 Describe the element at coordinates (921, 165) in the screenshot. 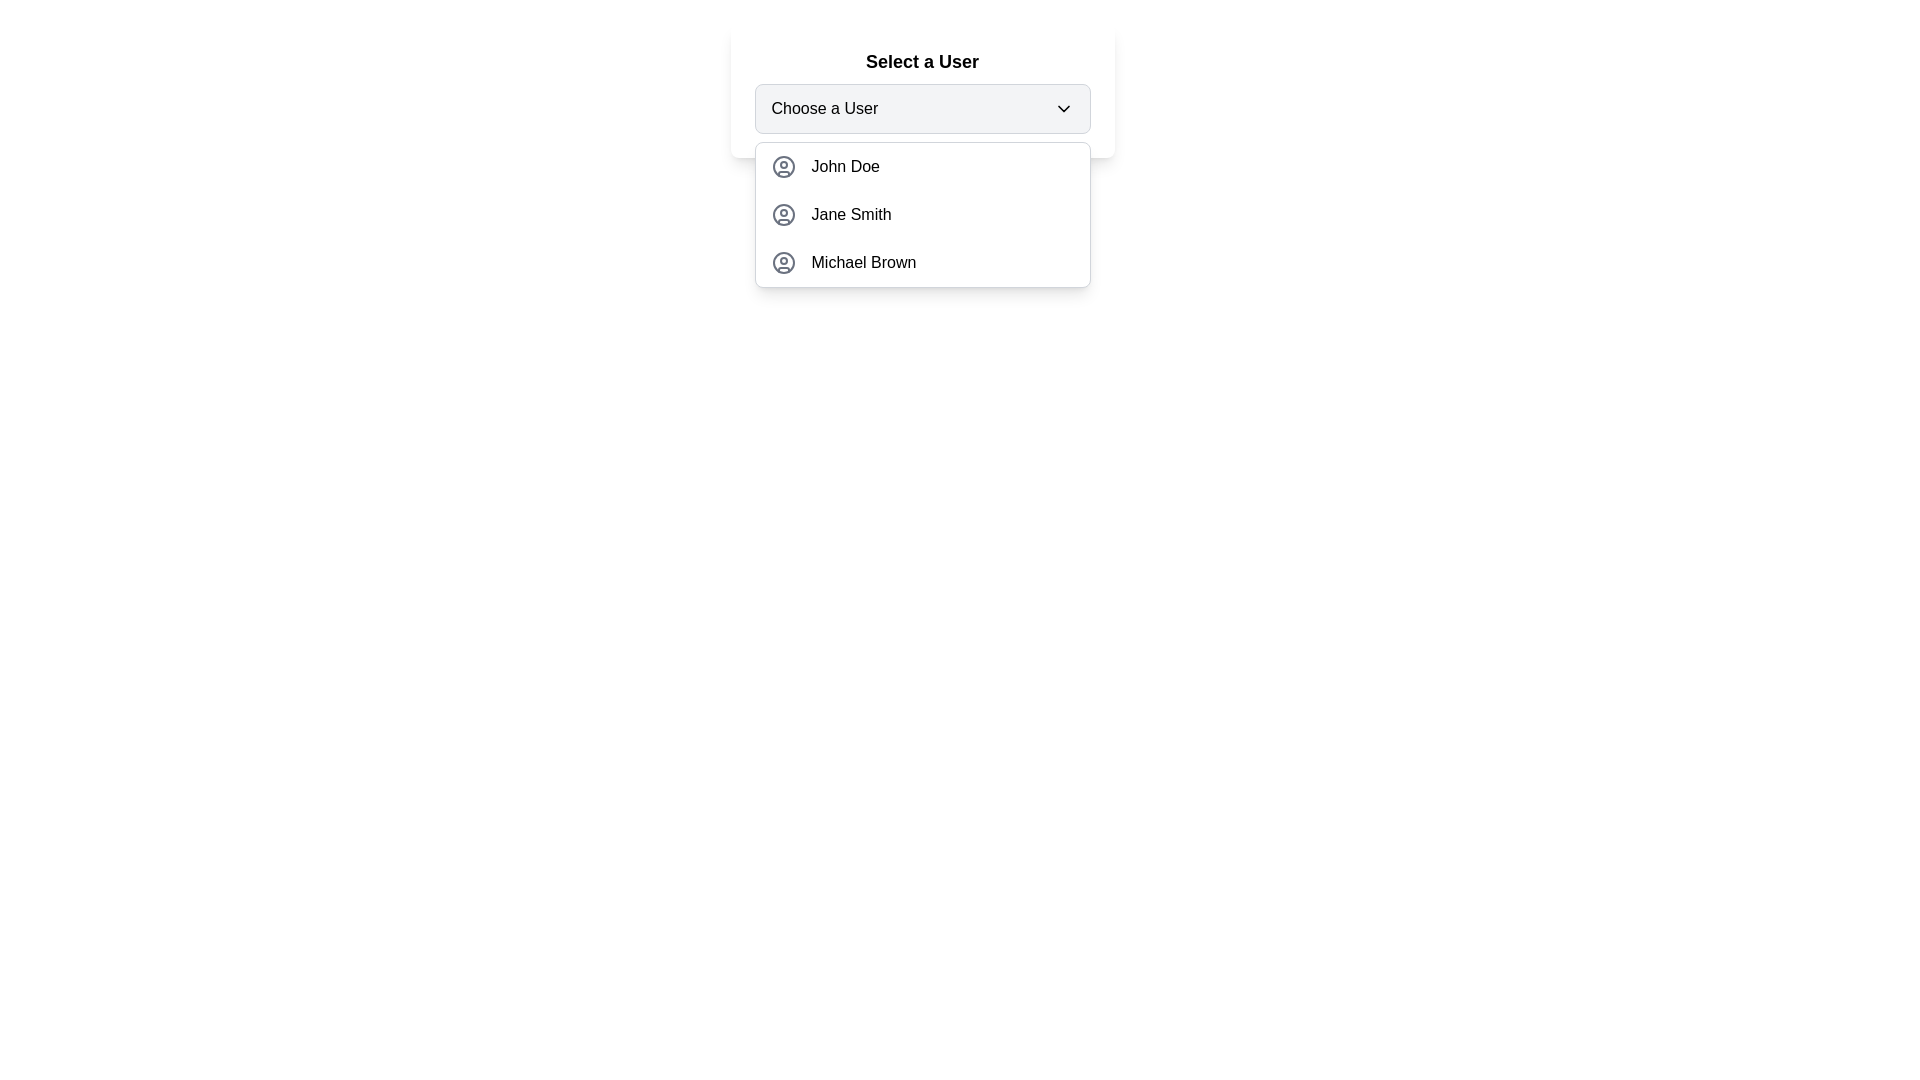

I see `the first selectable user option in the dropdown menu labeled 'Select a User'` at that location.